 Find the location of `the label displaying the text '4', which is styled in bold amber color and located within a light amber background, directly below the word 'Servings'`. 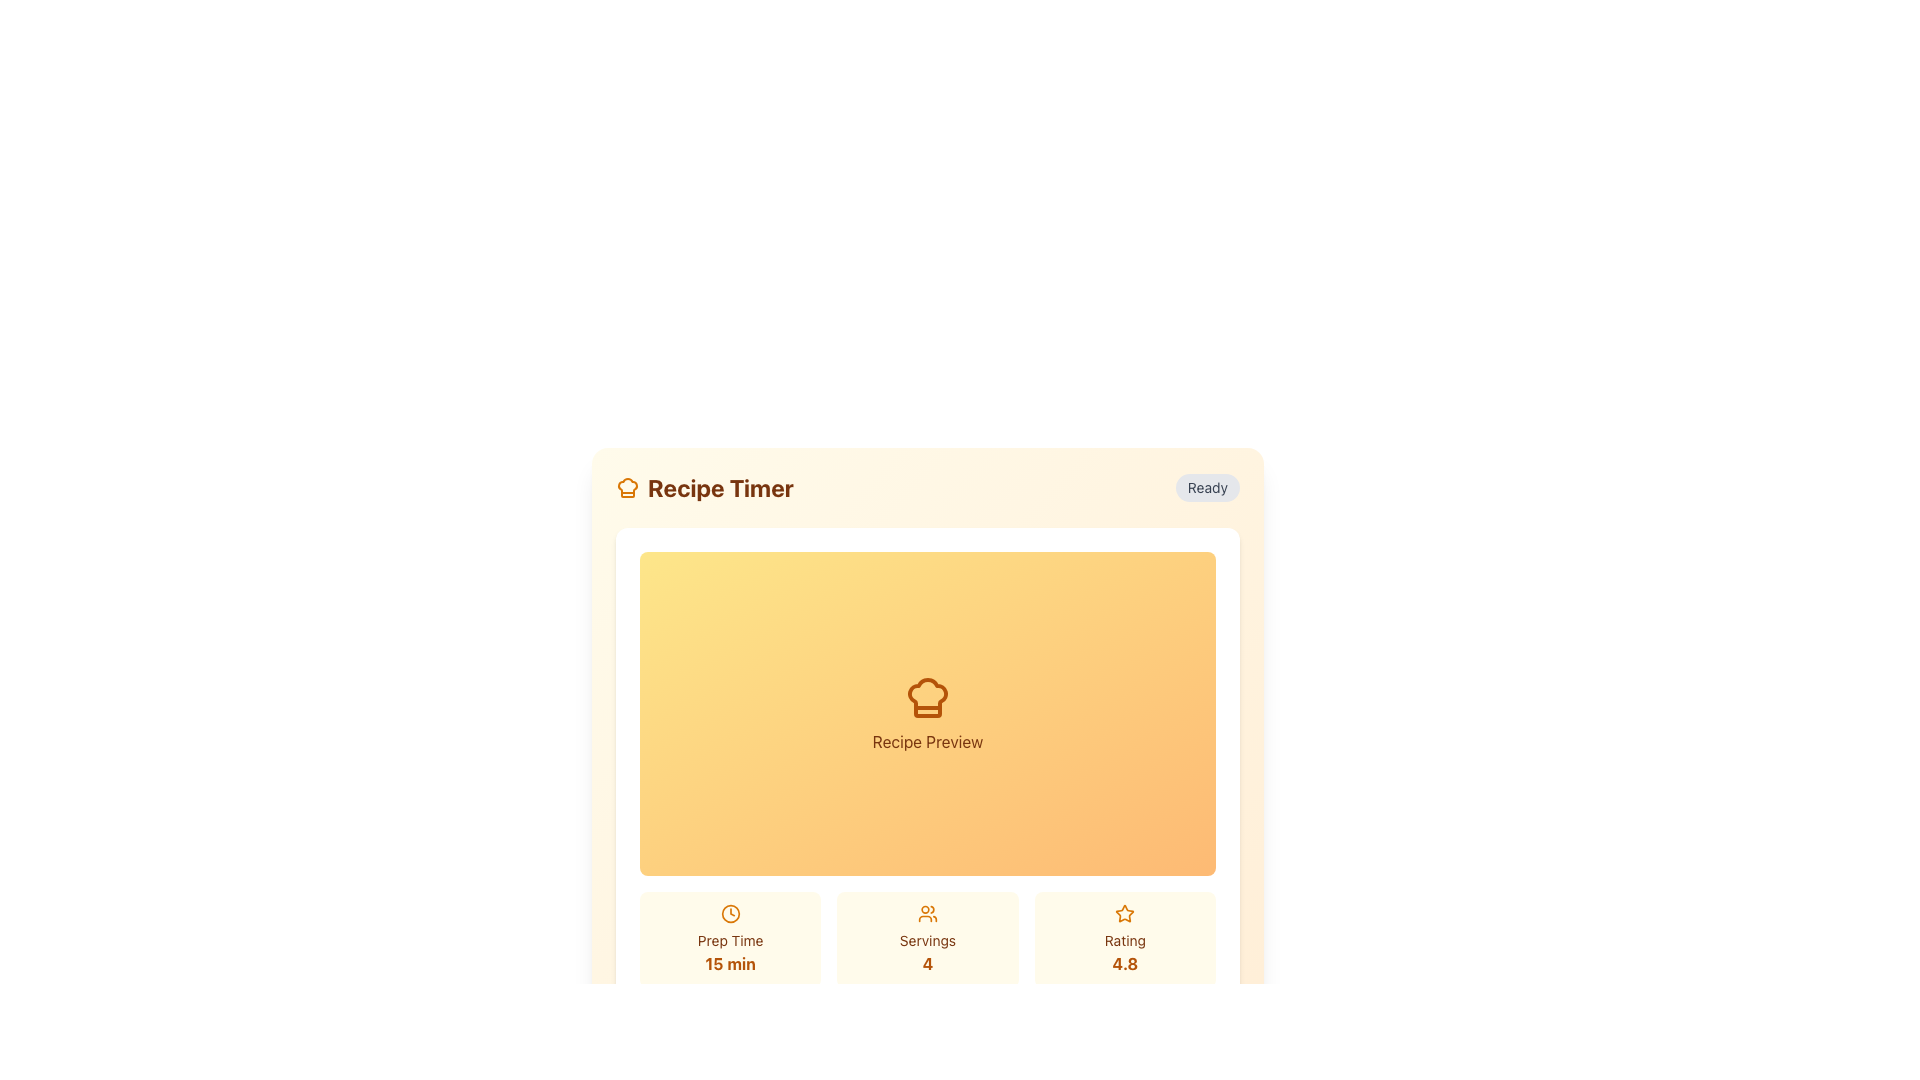

the label displaying the text '4', which is styled in bold amber color and located within a light amber background, directly below the word 'Servings' is located at coordinates (926, 963).